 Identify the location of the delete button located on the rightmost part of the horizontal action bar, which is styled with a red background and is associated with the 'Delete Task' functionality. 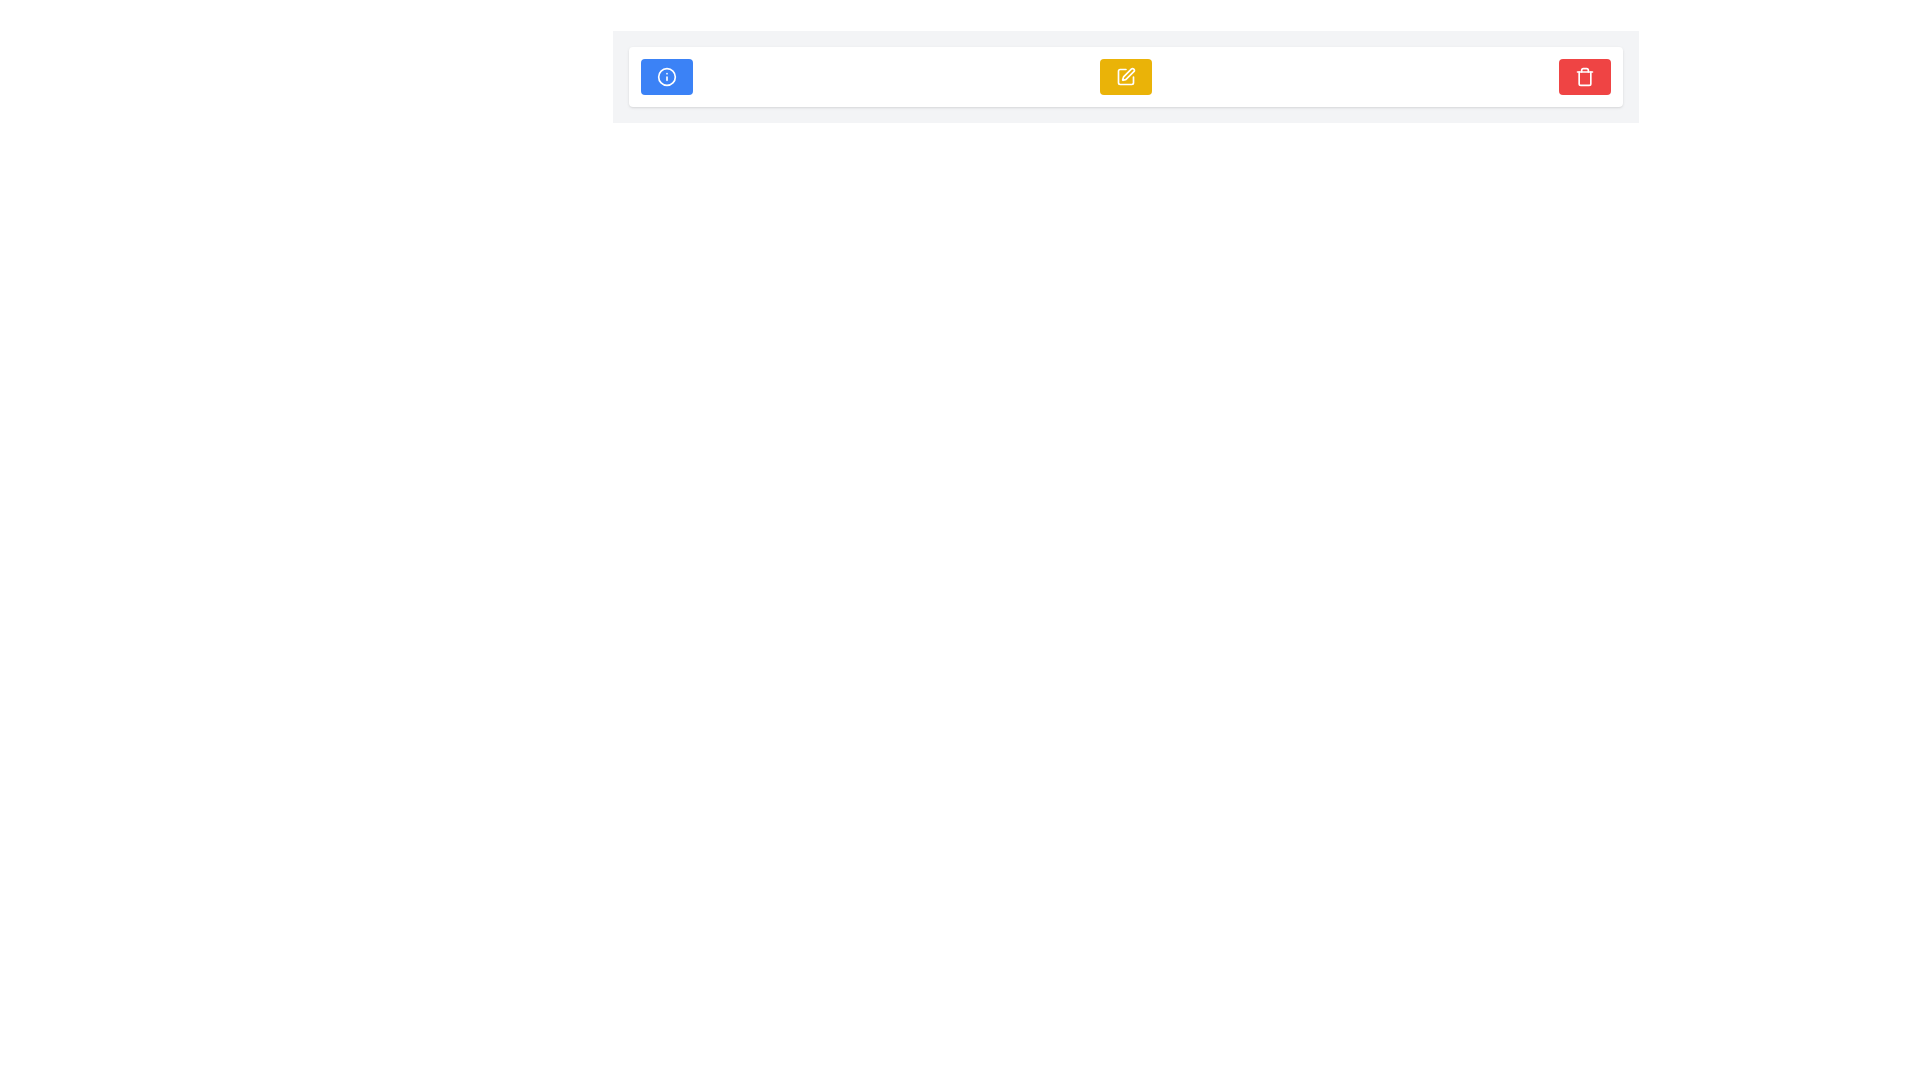
(1583, 76).